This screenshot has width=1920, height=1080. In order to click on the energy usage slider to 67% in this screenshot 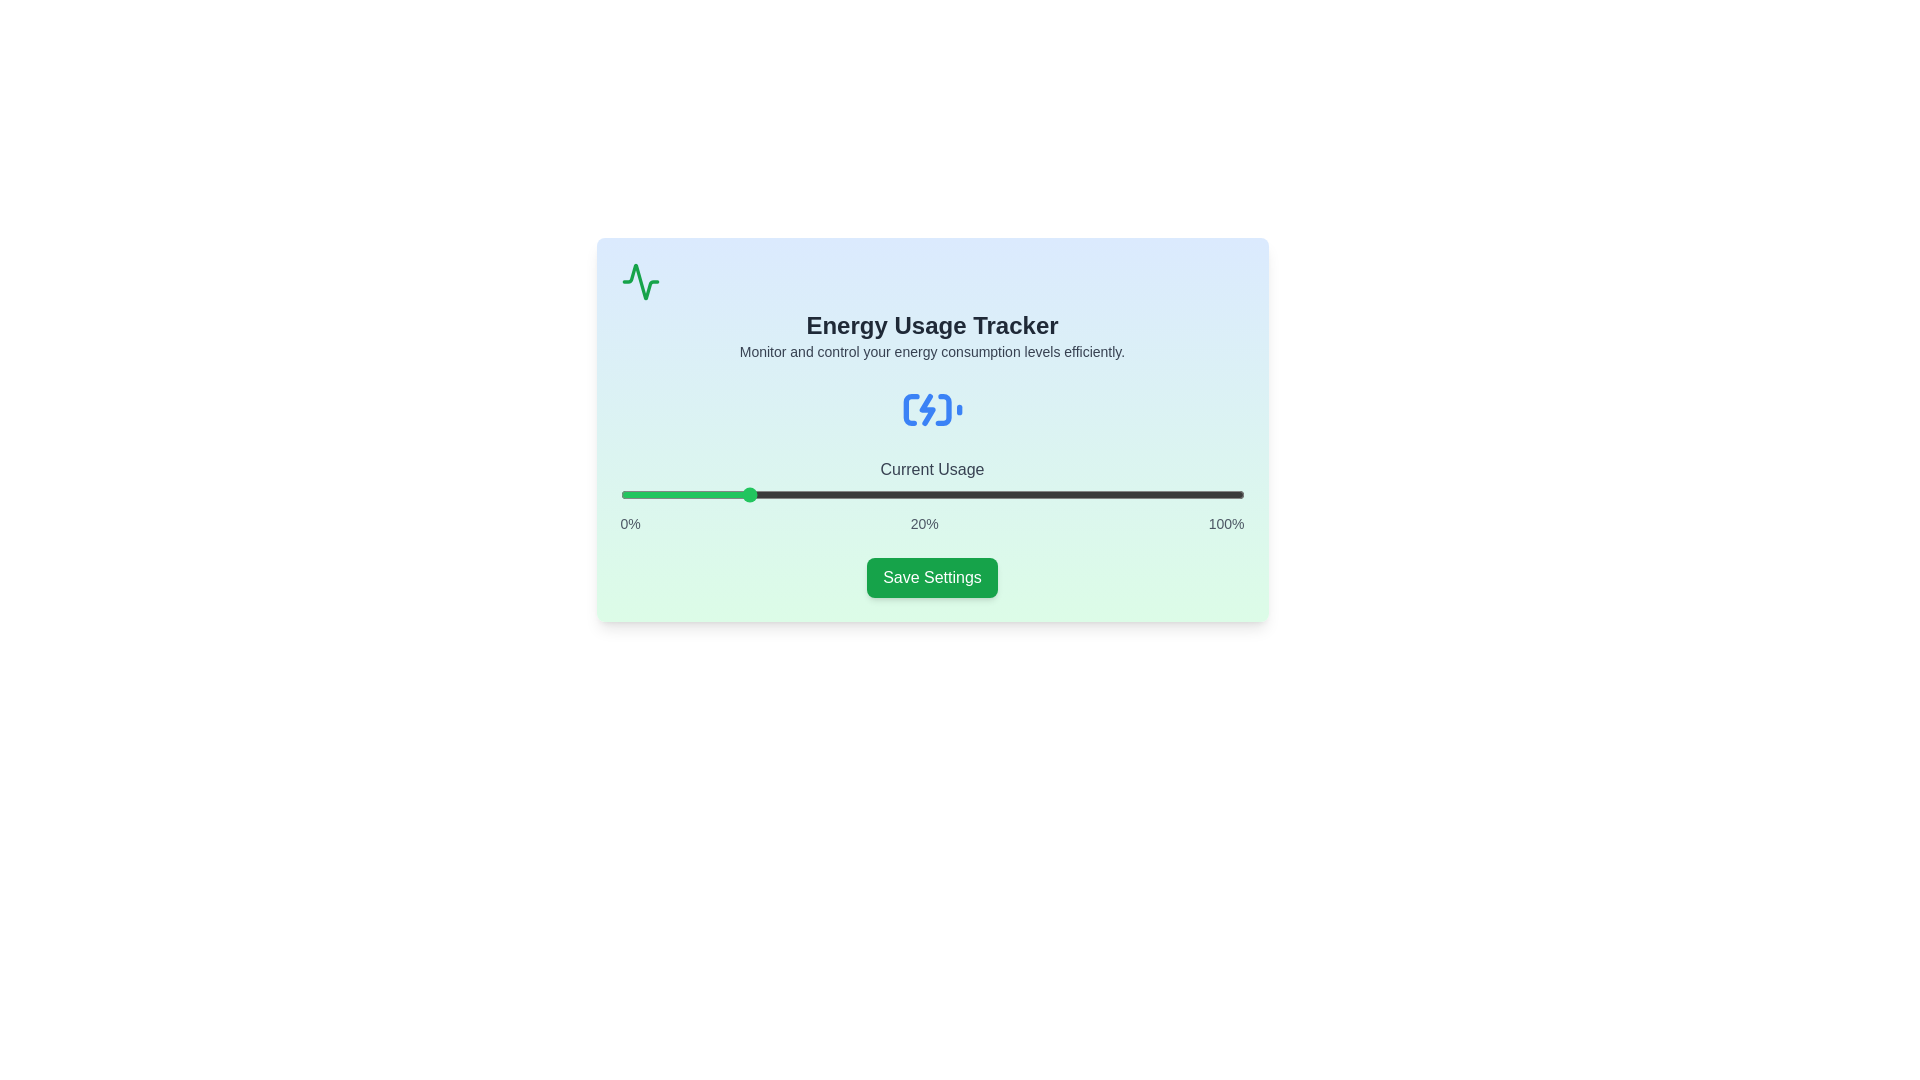, I will do `click(1038, 494)`.